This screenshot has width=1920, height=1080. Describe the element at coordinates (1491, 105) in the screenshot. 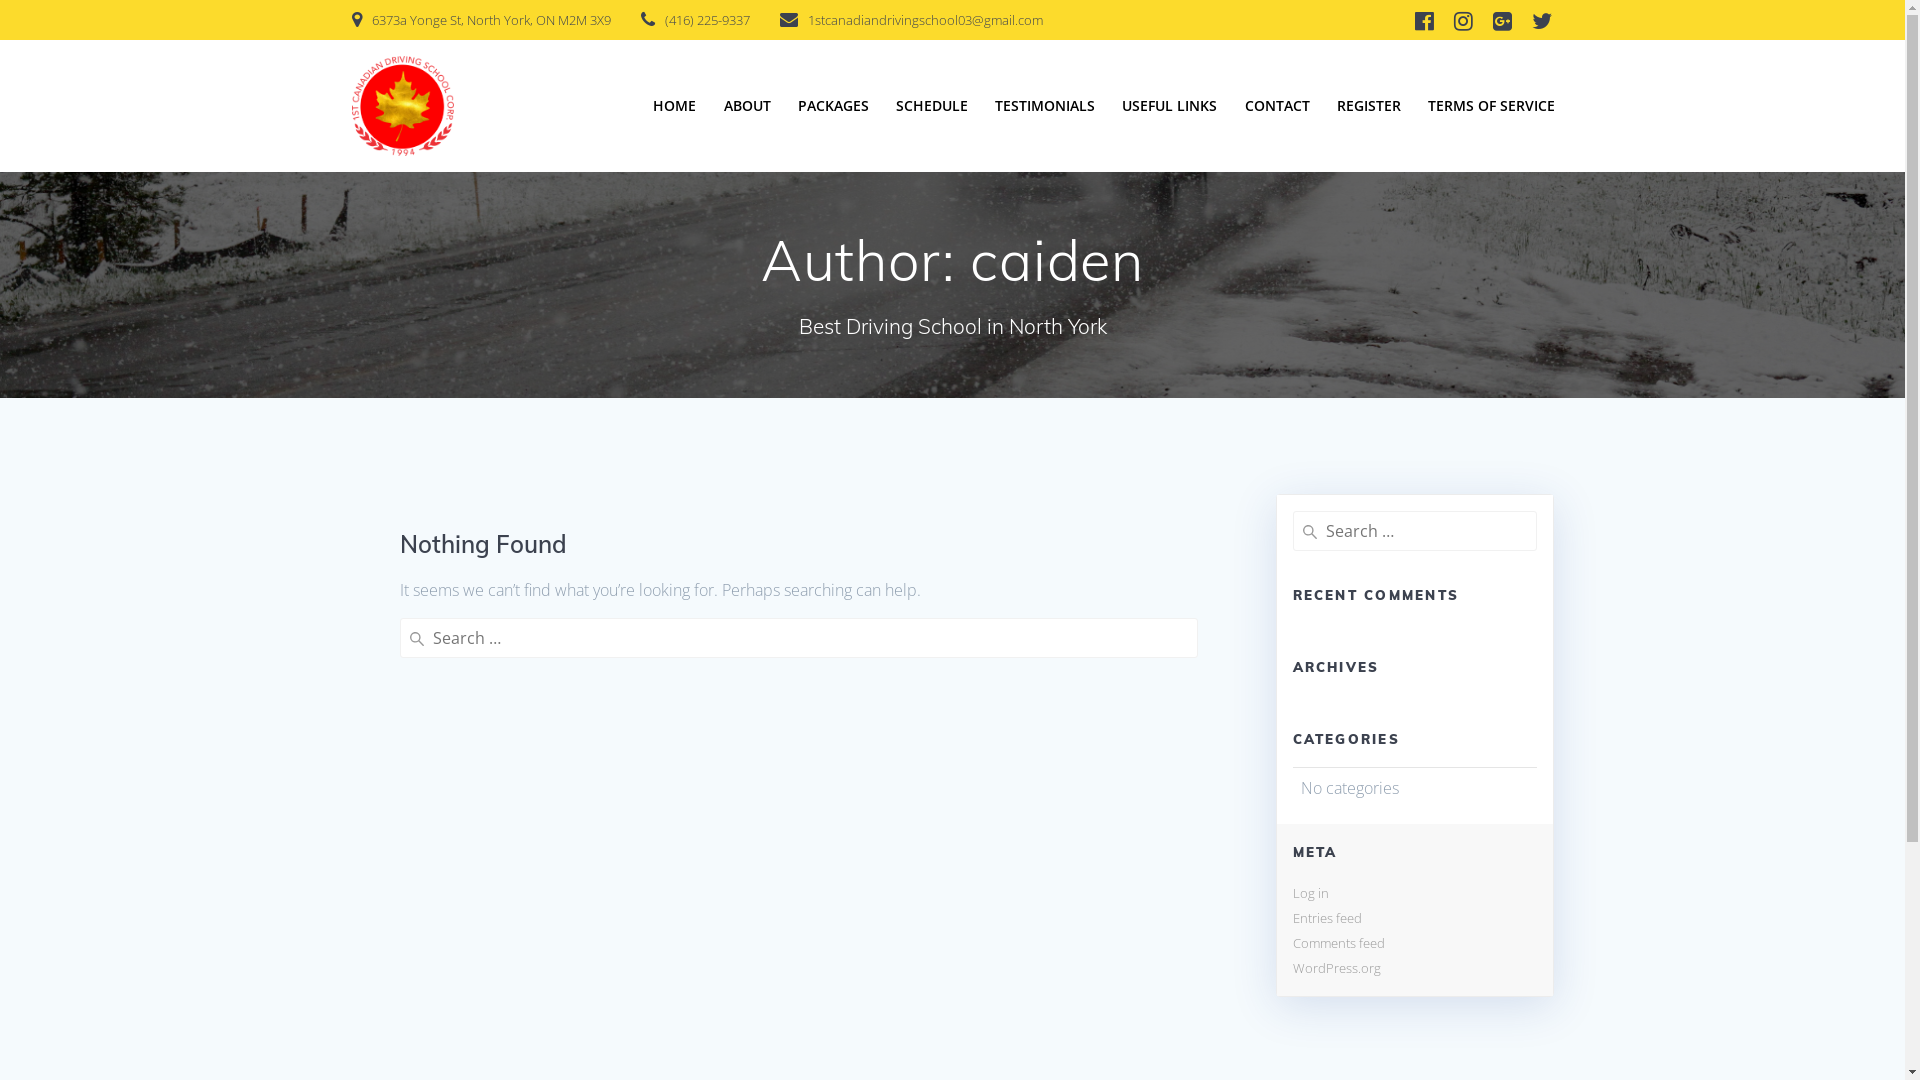

I see `'TERMS OF SERVICE'` at that location.